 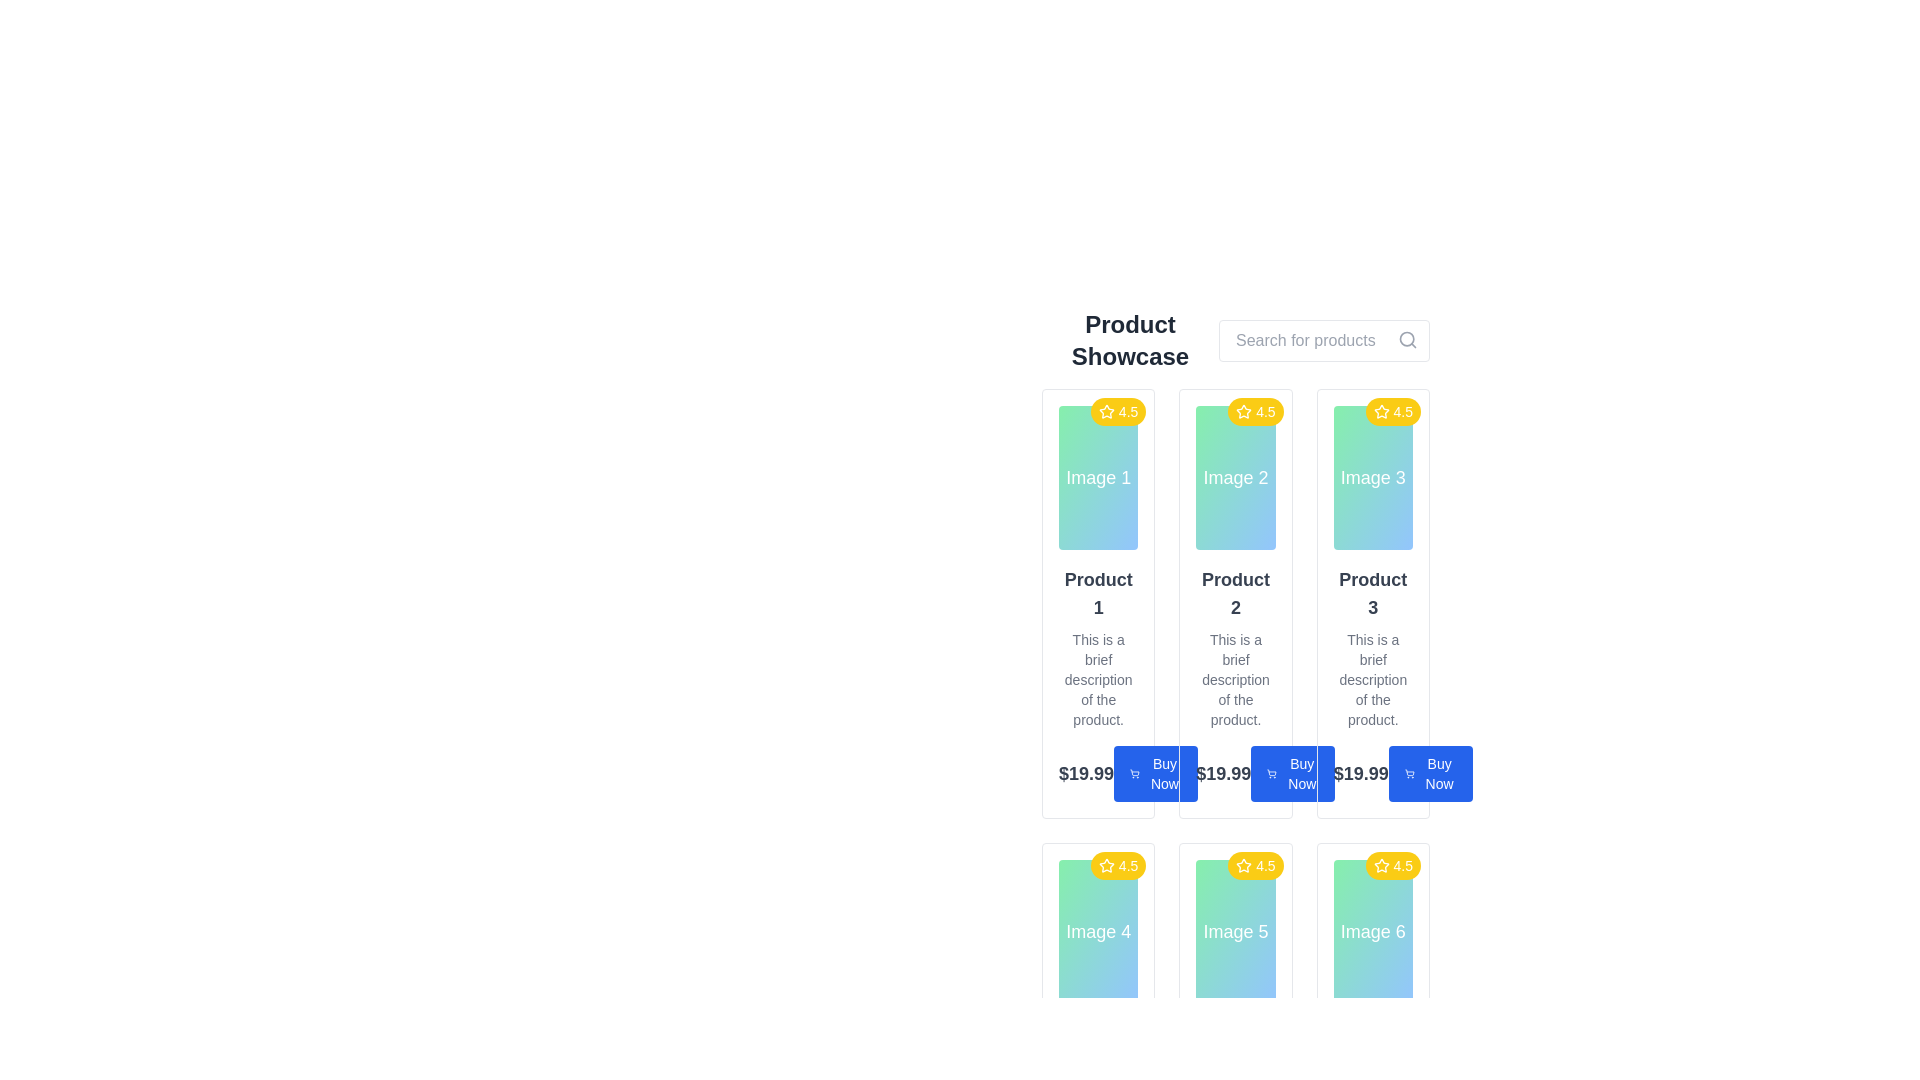 What do you see at coordinates (1372, 478) in the screenshot?
I see `text 'Image 3' displayed in a bold white font within the third column of a three-column grid layout, centered in its card above the 'Product 3' title` at bounding box center [1372, 478].